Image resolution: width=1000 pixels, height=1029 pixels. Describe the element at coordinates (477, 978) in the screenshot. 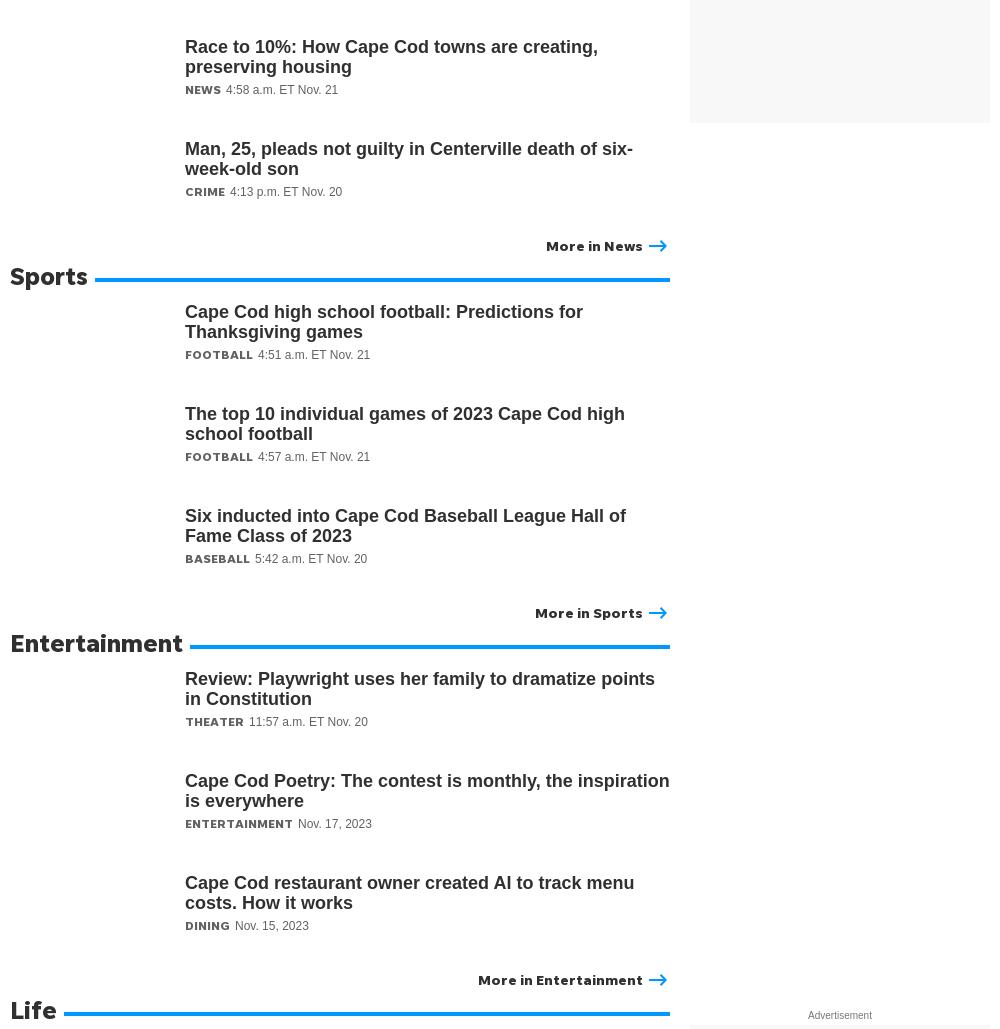

I see `'More in Entertainment'` at that location.